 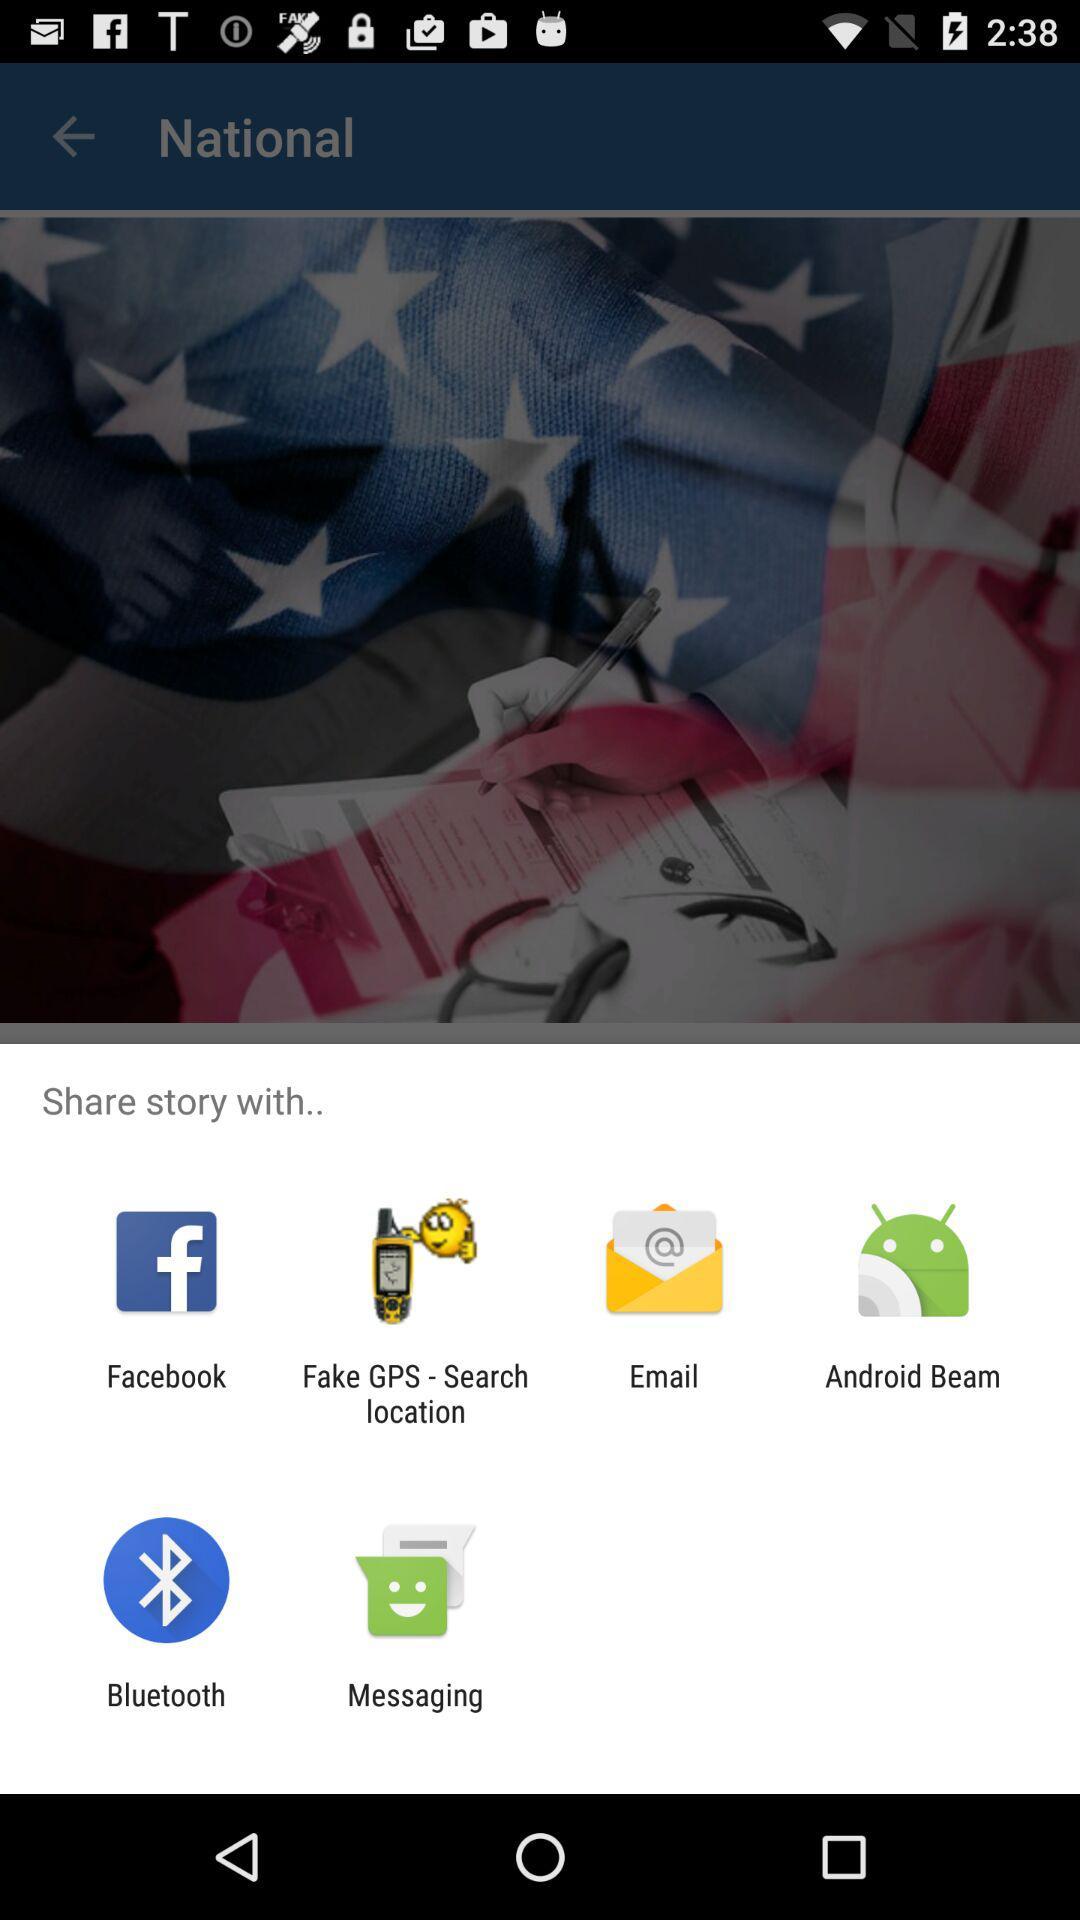 What do you see at coordinates (913, 1392) in the screenshot?
I see `the android beam` at bounding box center [913, 1392].